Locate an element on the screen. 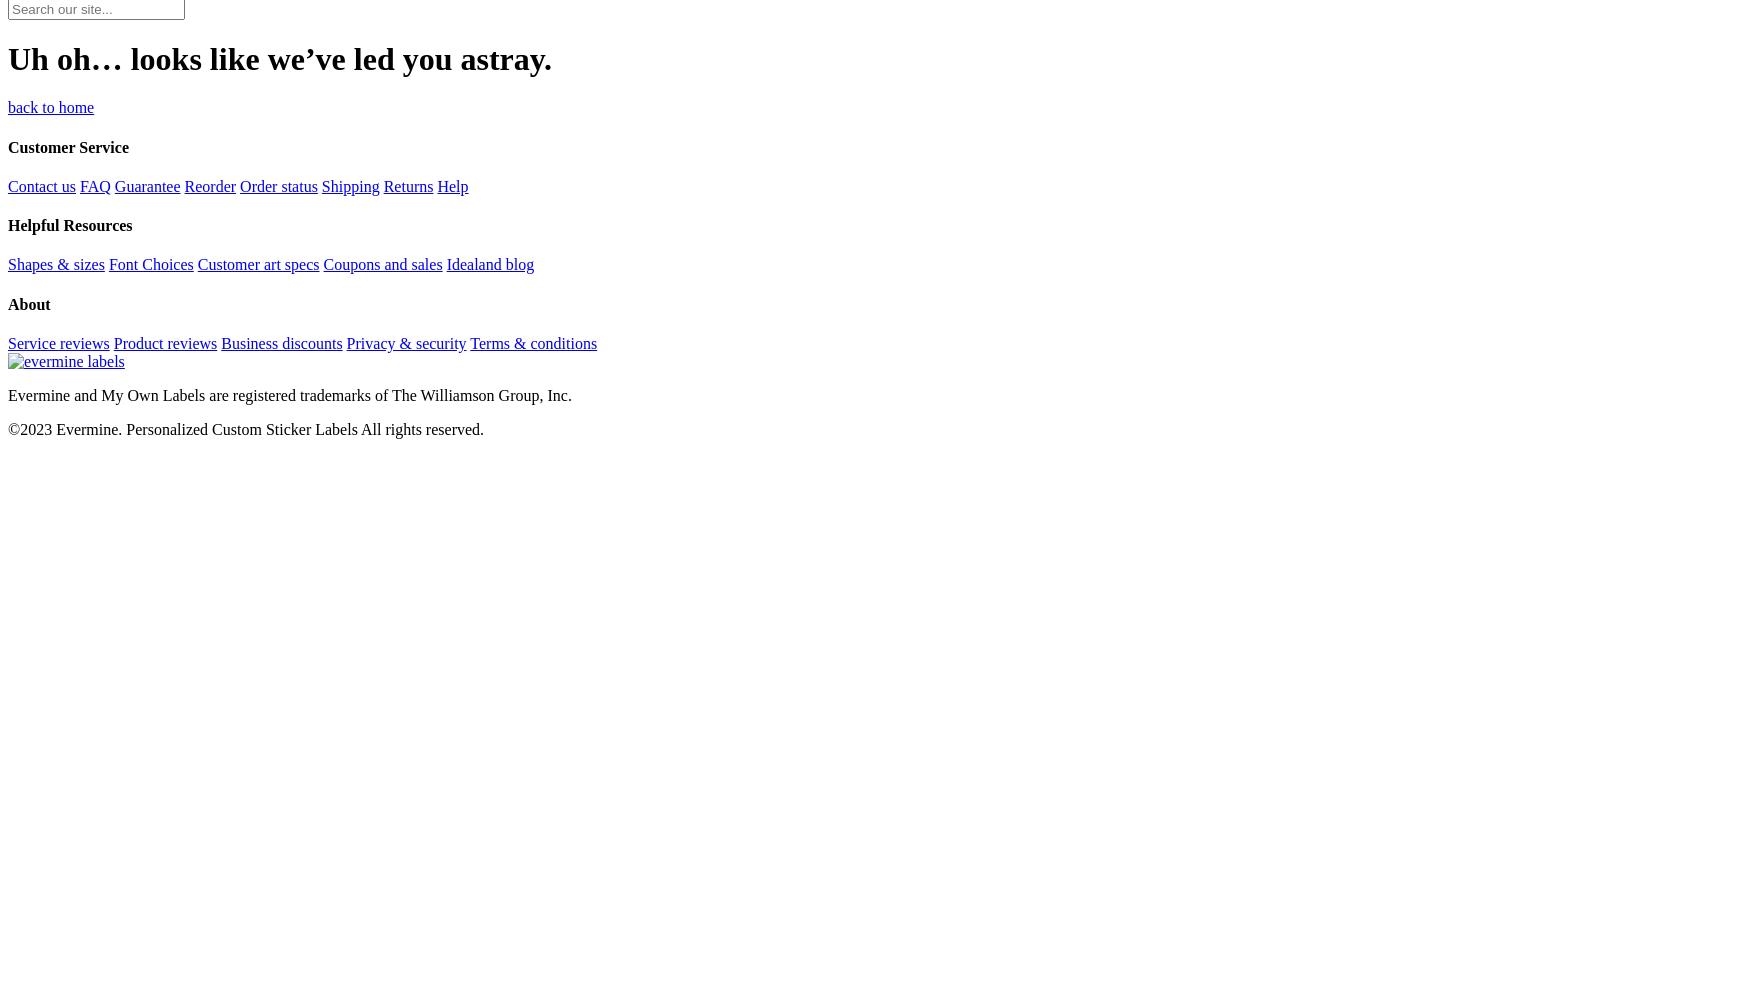 The height and width of the screenshot is (1000, 1739). 'Uh oh… looks like we’ve led you astray.' is located at coordinates (6, 58).